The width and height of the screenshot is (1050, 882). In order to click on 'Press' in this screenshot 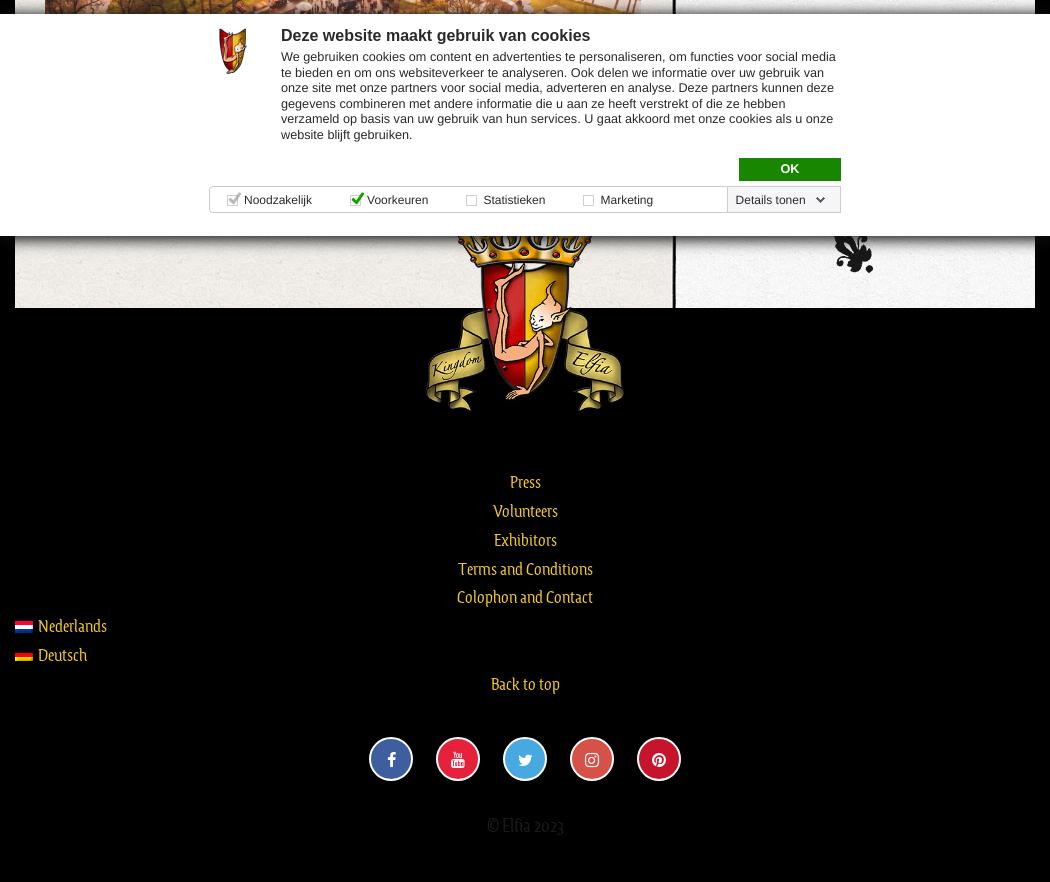, I will do `click(508, 480)`.